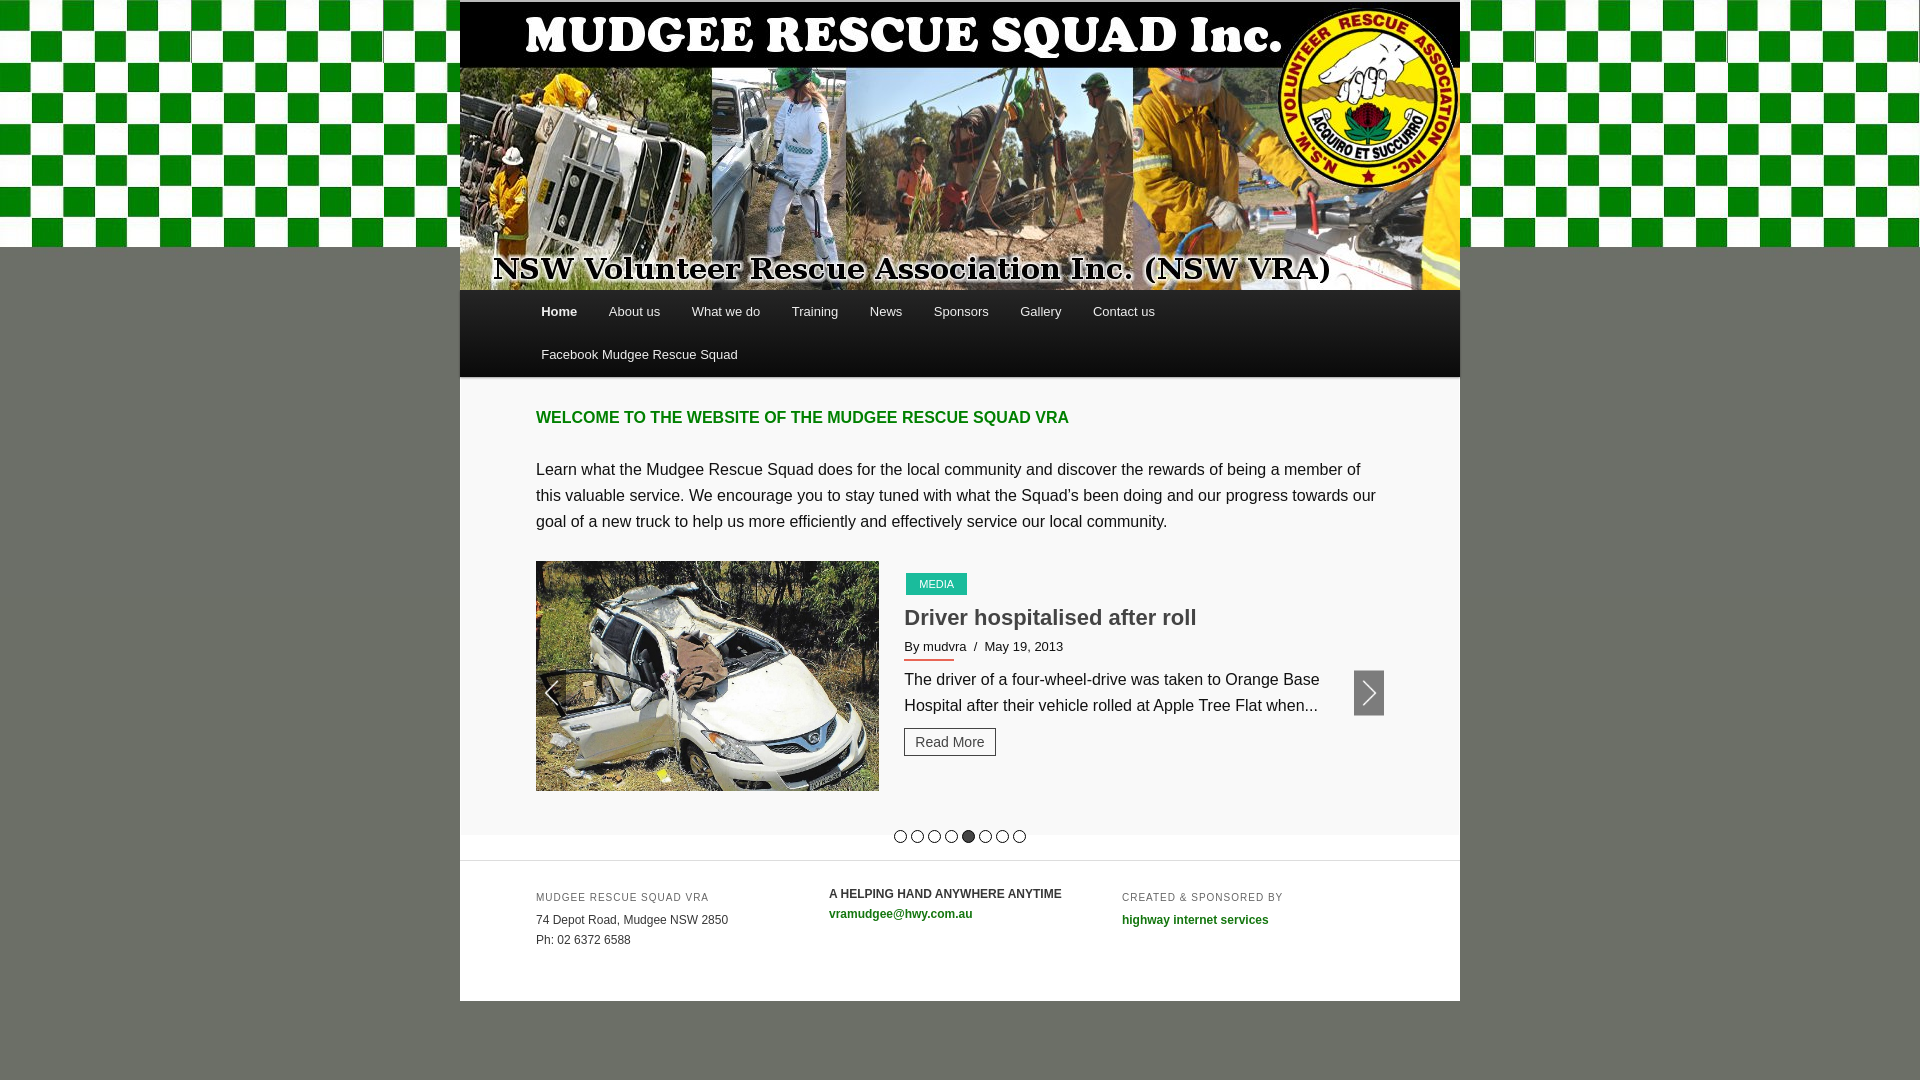 This screenshot has height=1080, width=1920. I want to click on 'vramudgee@hwy.com.au', so click(900, 914).